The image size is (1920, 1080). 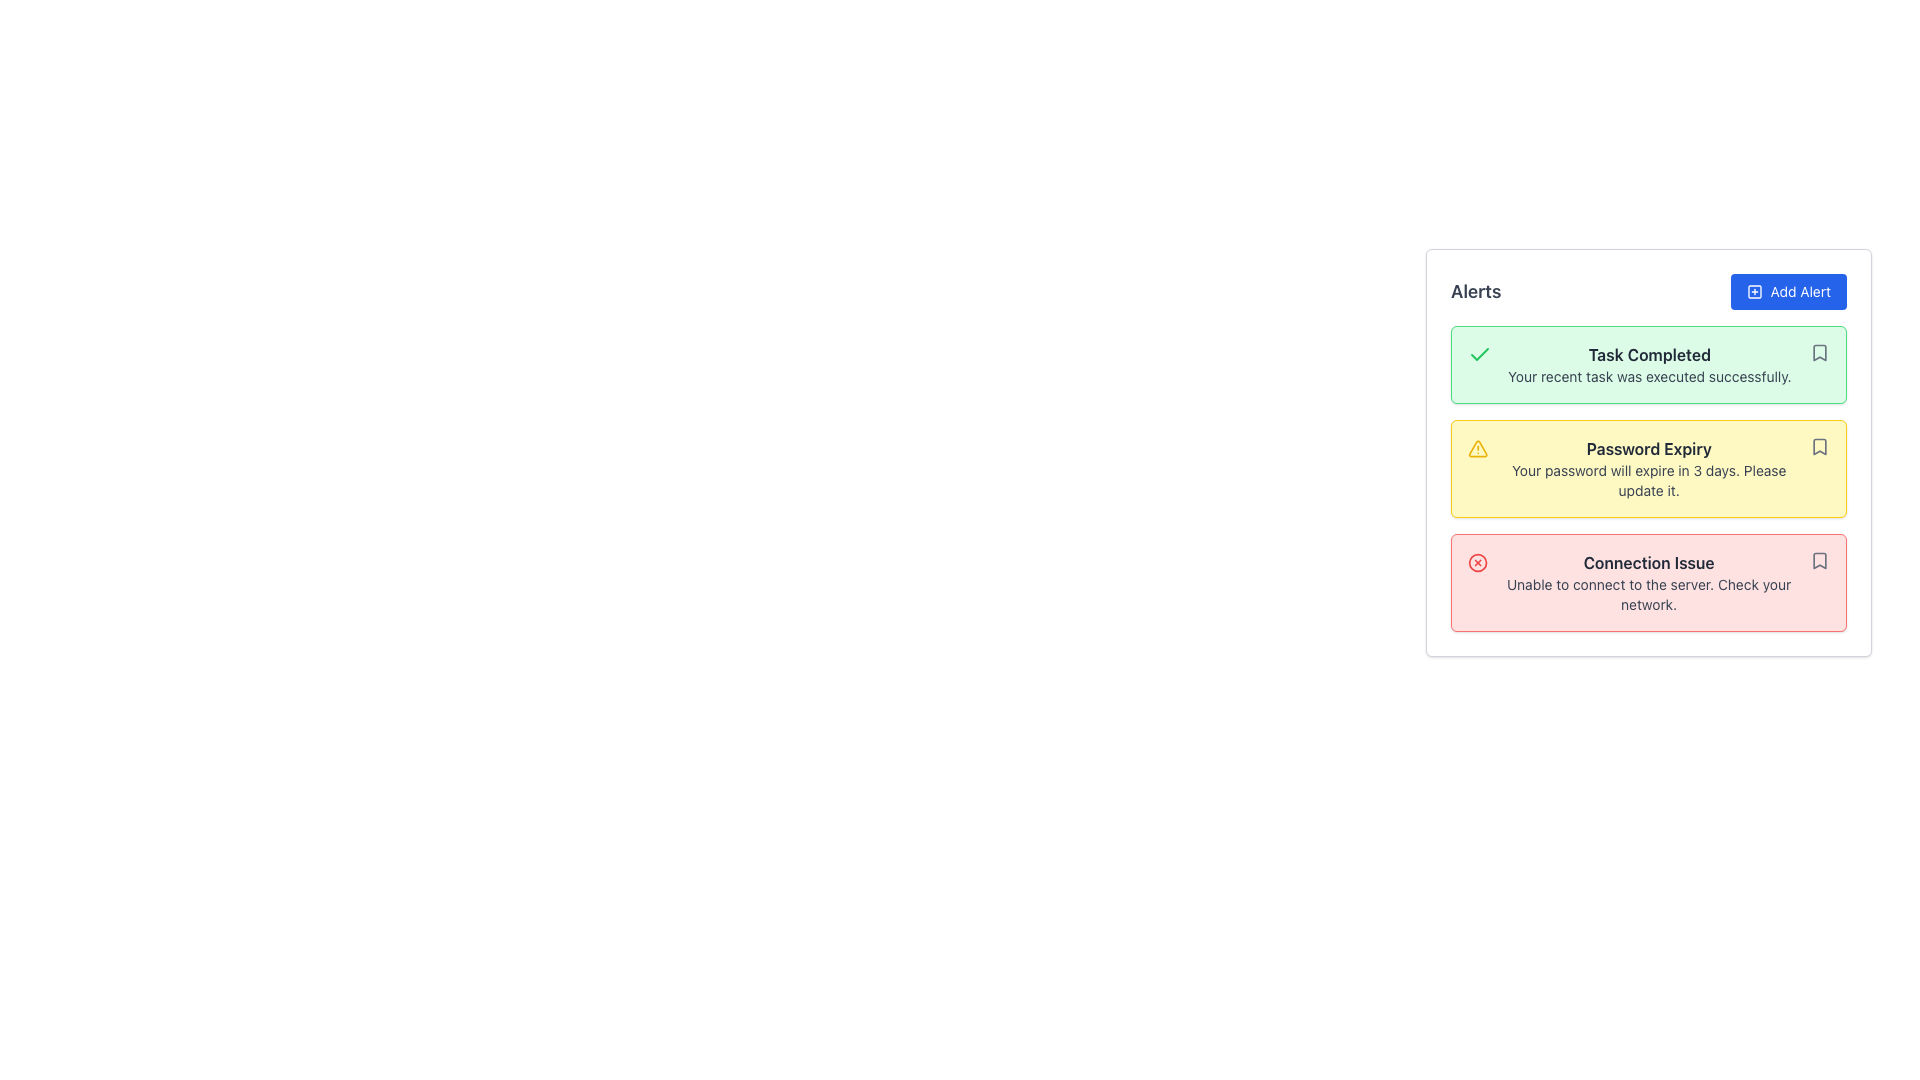 I want to click on the Icon or Bookmark Button located in the top-right corner of the 'Connection Issue' notification card to trigger a tooltip or state change, so click(x=1819, y=560).